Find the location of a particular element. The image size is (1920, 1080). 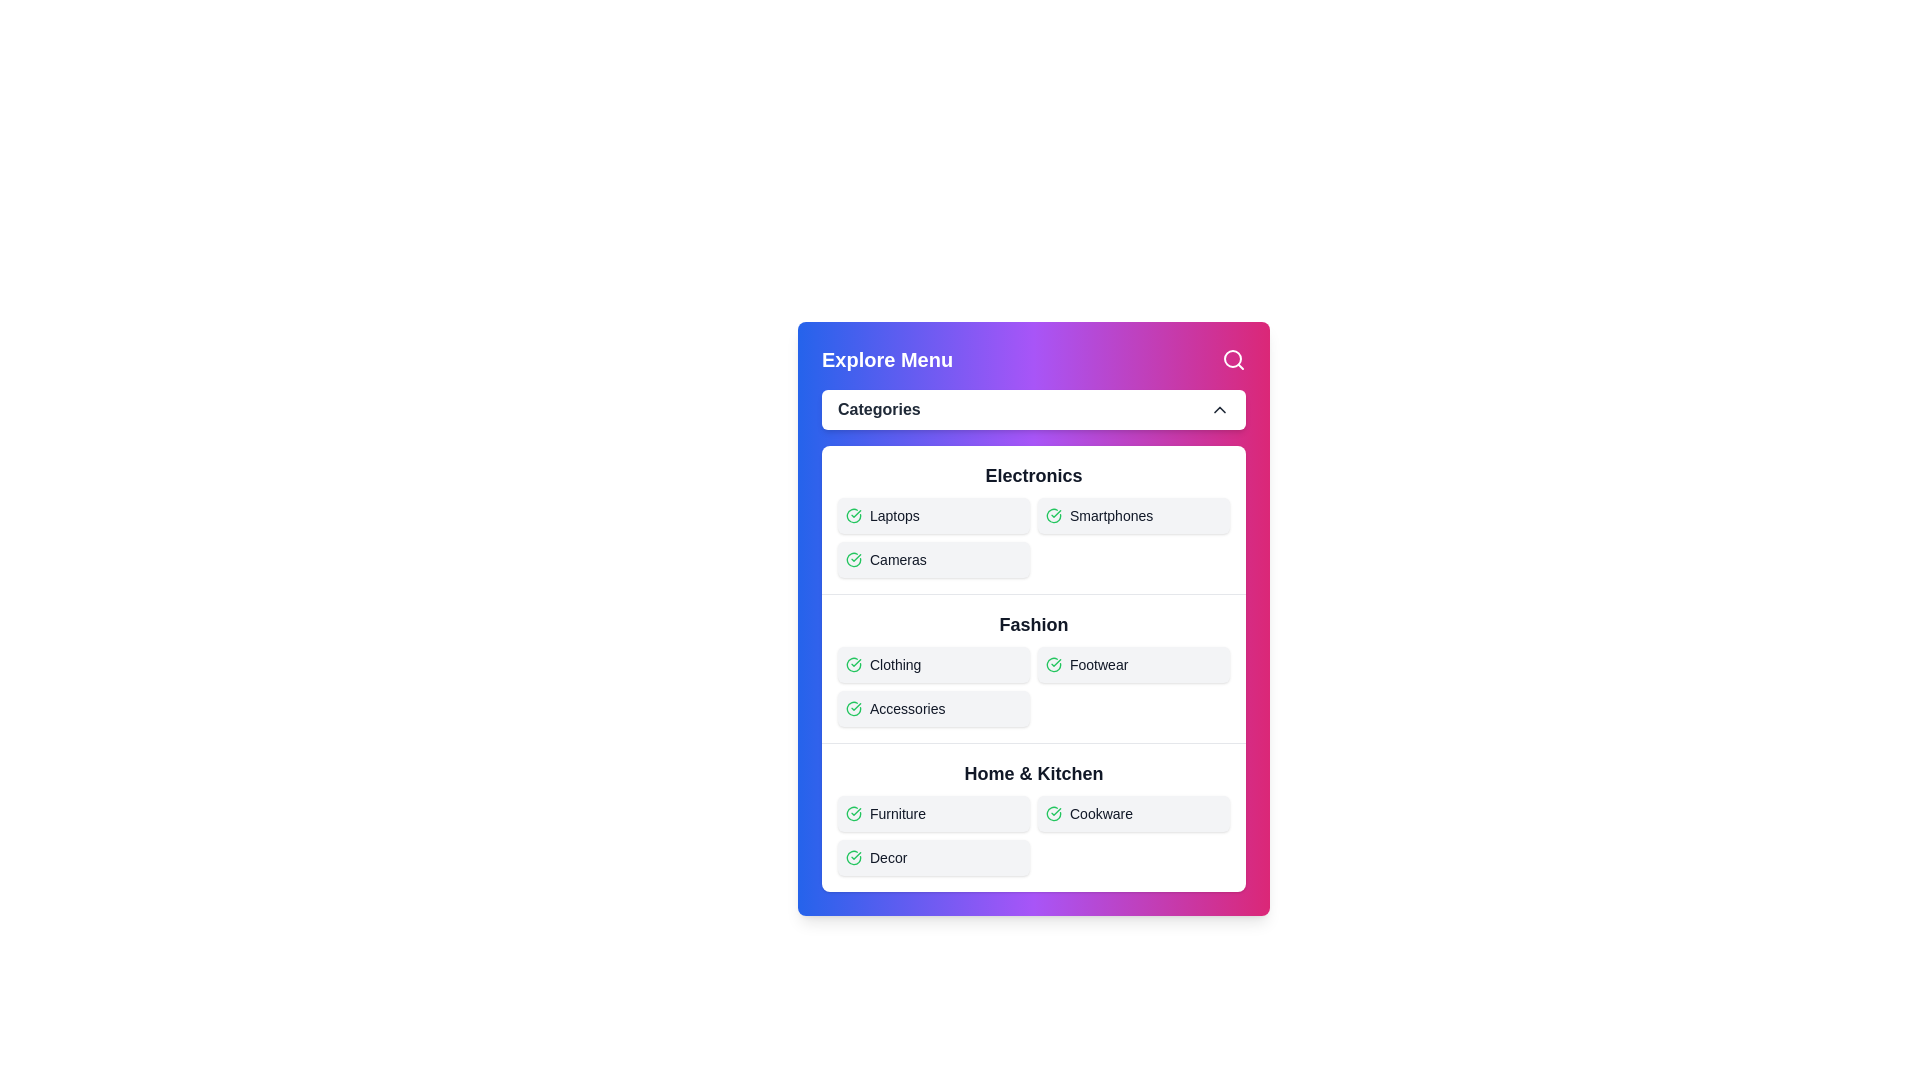

the completion icon indicating the positive state of the associated 'Decor' item, which is positioned to the left of the text 'Decor' in the 'Home & Kitchen' section is located at coordinates (854, 856).